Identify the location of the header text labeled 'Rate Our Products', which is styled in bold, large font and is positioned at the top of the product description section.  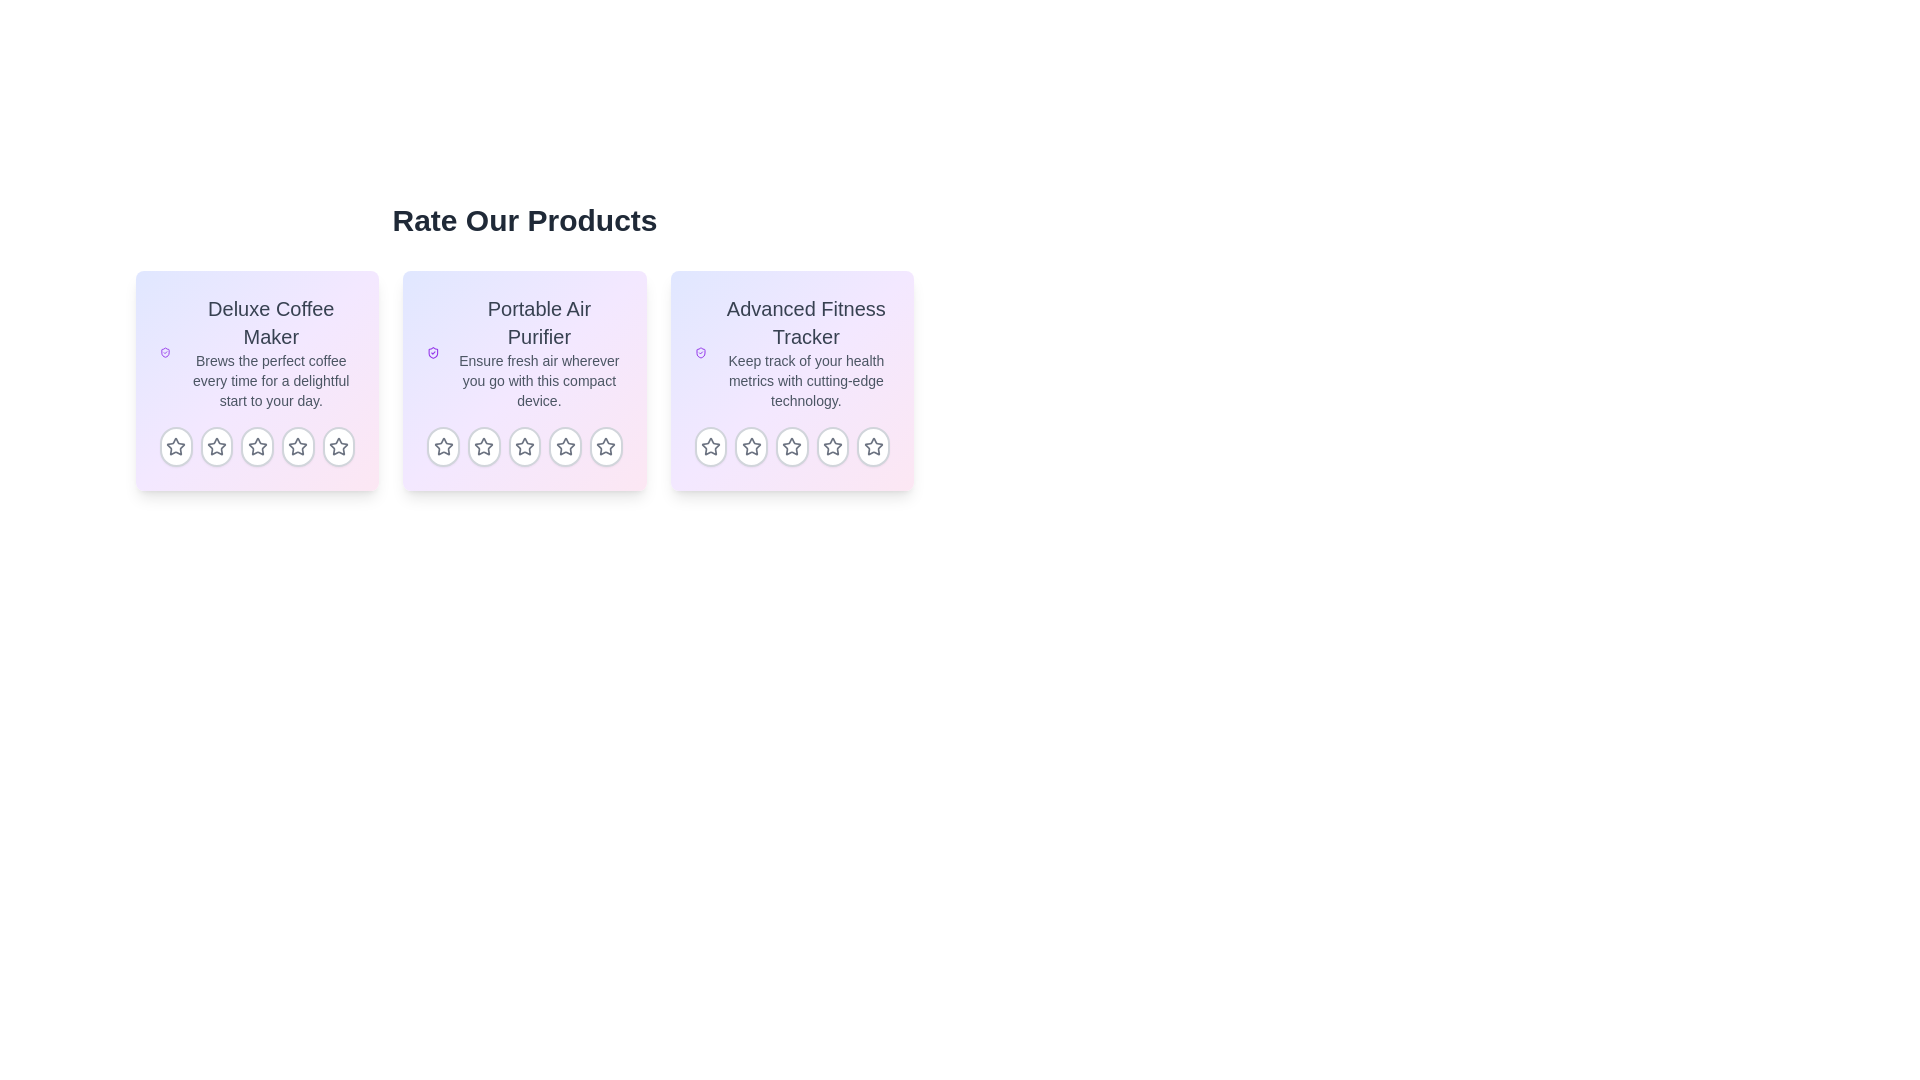
(524, 220).